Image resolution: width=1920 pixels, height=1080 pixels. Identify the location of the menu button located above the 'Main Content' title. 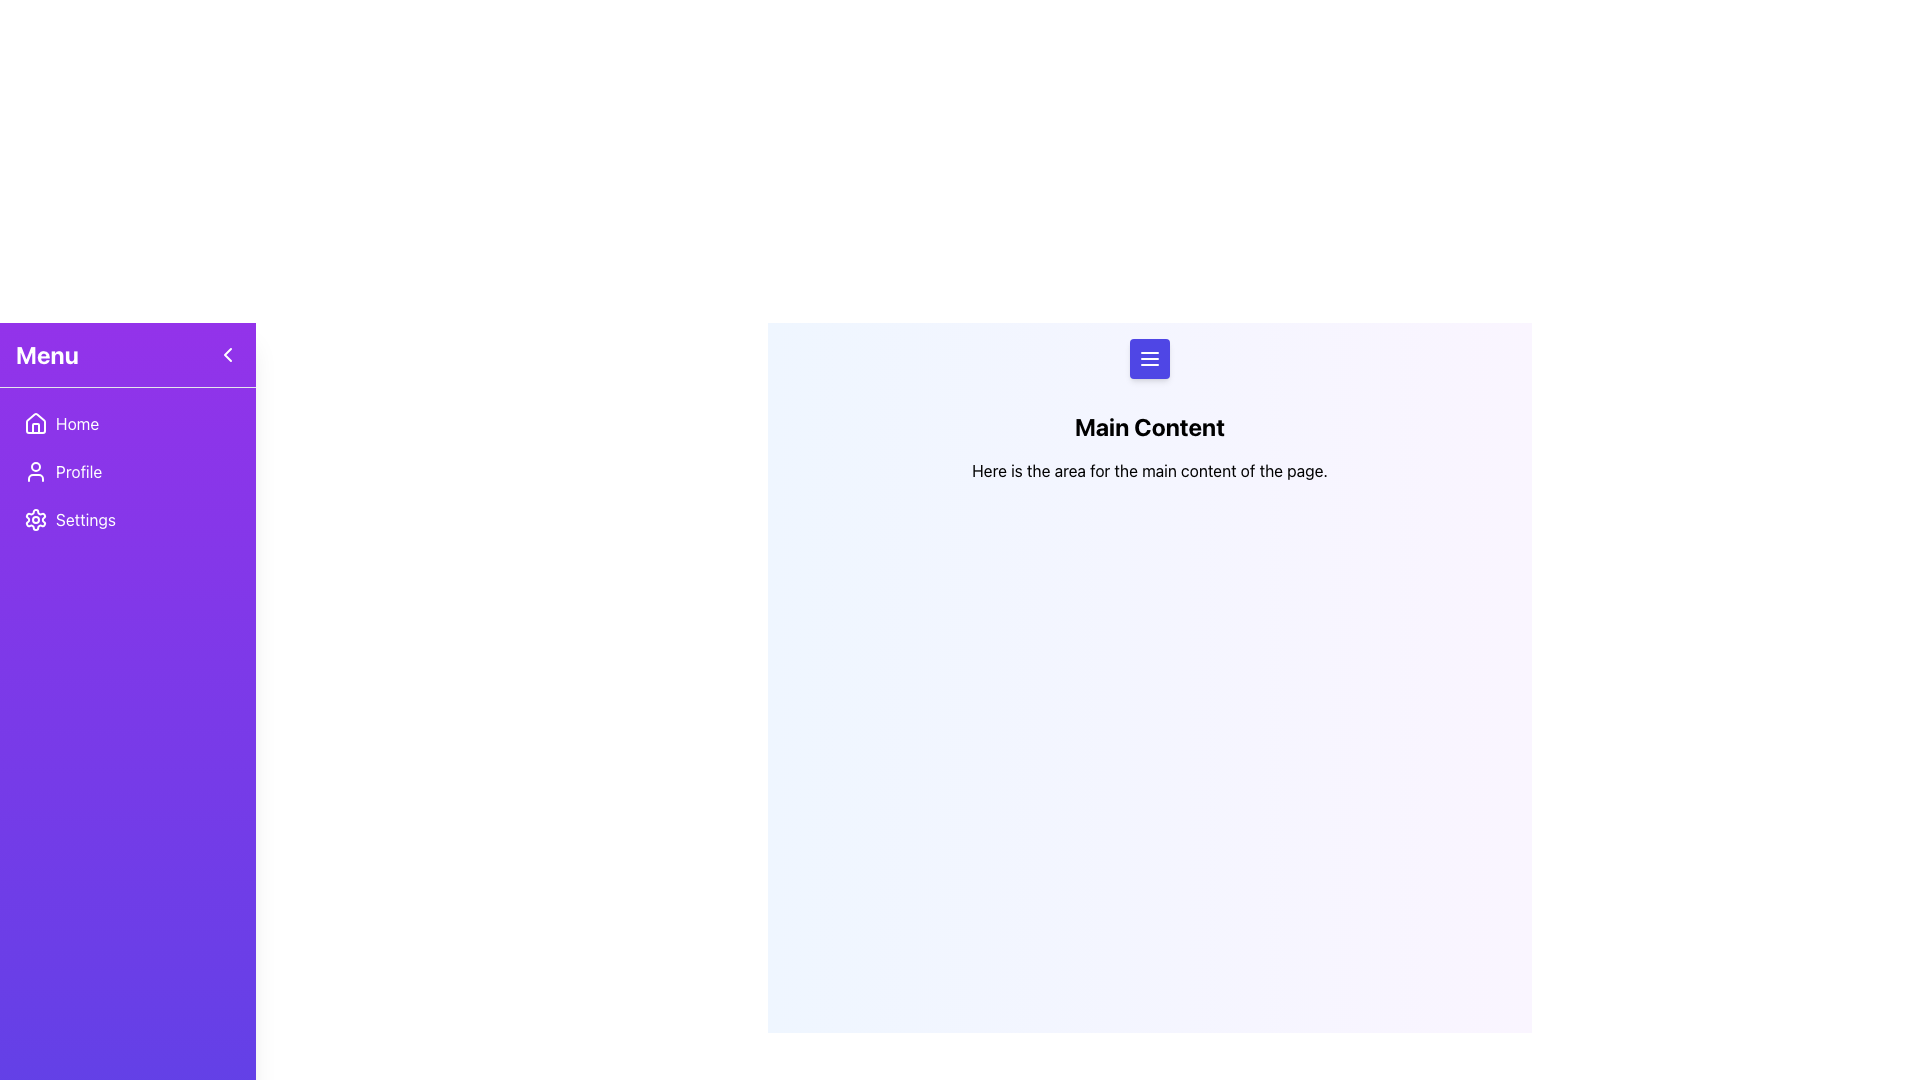
(1150, 357).